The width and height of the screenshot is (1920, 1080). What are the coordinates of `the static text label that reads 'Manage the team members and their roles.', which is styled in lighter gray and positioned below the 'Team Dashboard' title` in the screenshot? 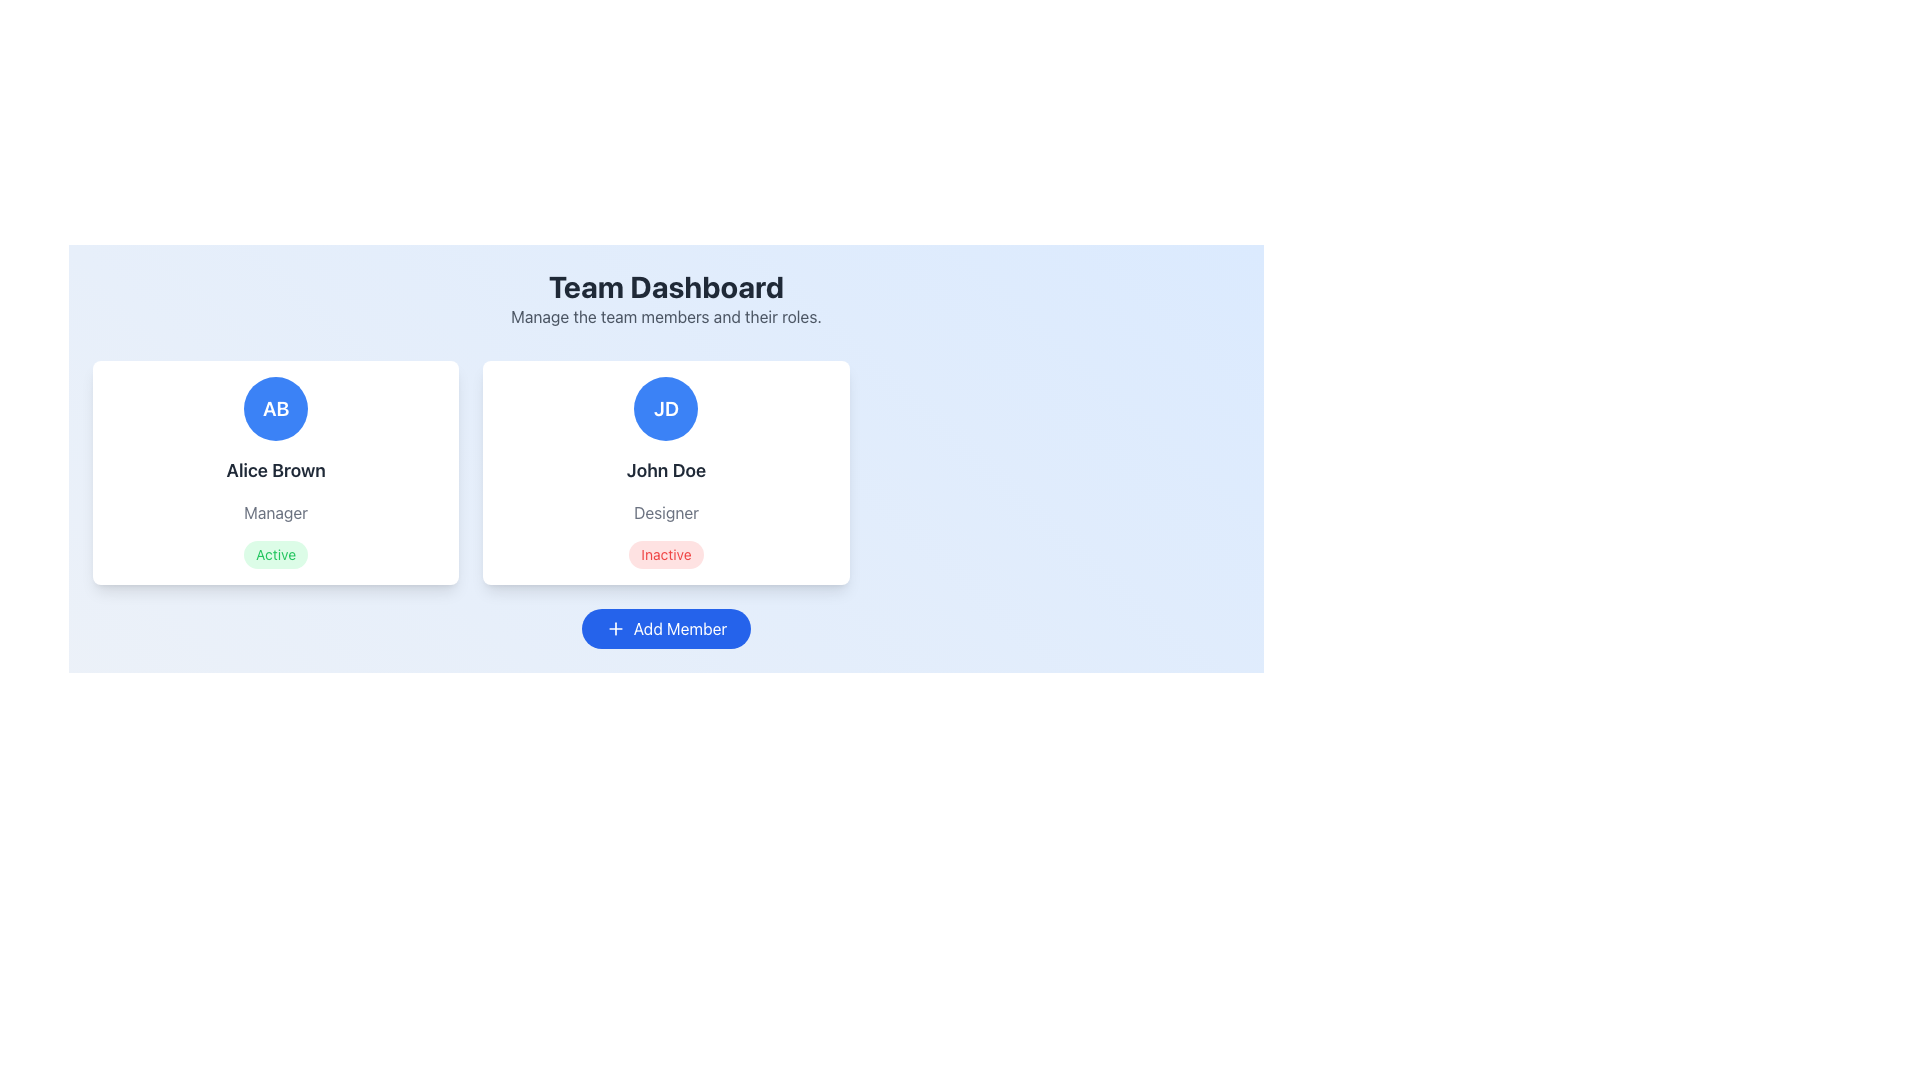 It's located at (666, 315).